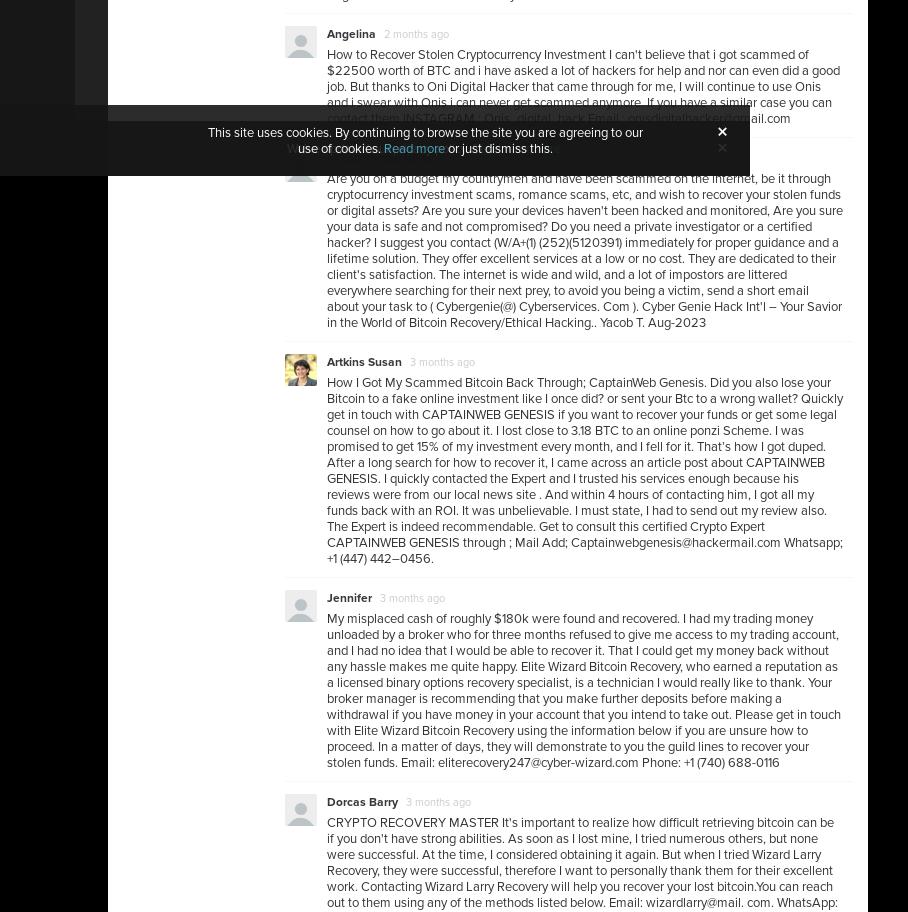 This screenshot has width=908, height=912. Describe the element at coordinates (469, 148) in the screenshot. I see `'Read more here.'` at that location.